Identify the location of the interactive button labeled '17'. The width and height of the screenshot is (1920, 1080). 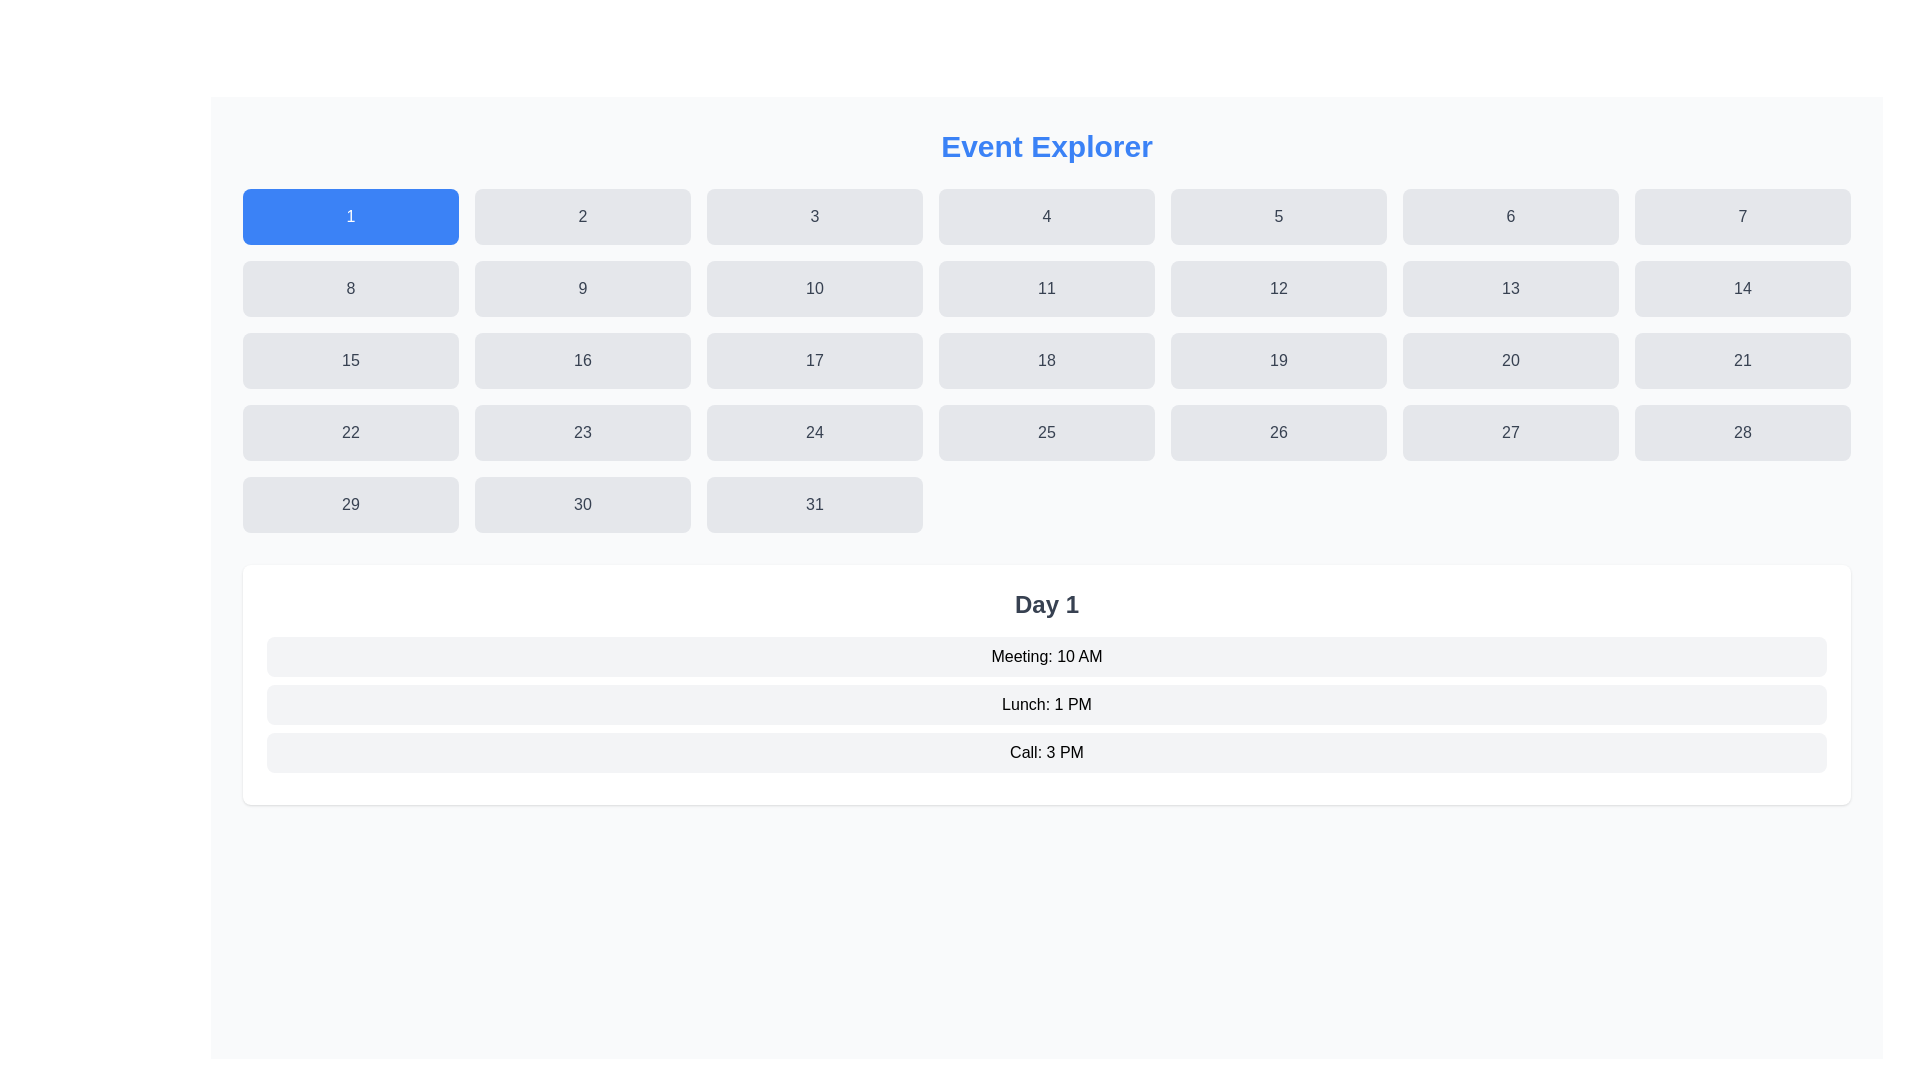
(815, 361).